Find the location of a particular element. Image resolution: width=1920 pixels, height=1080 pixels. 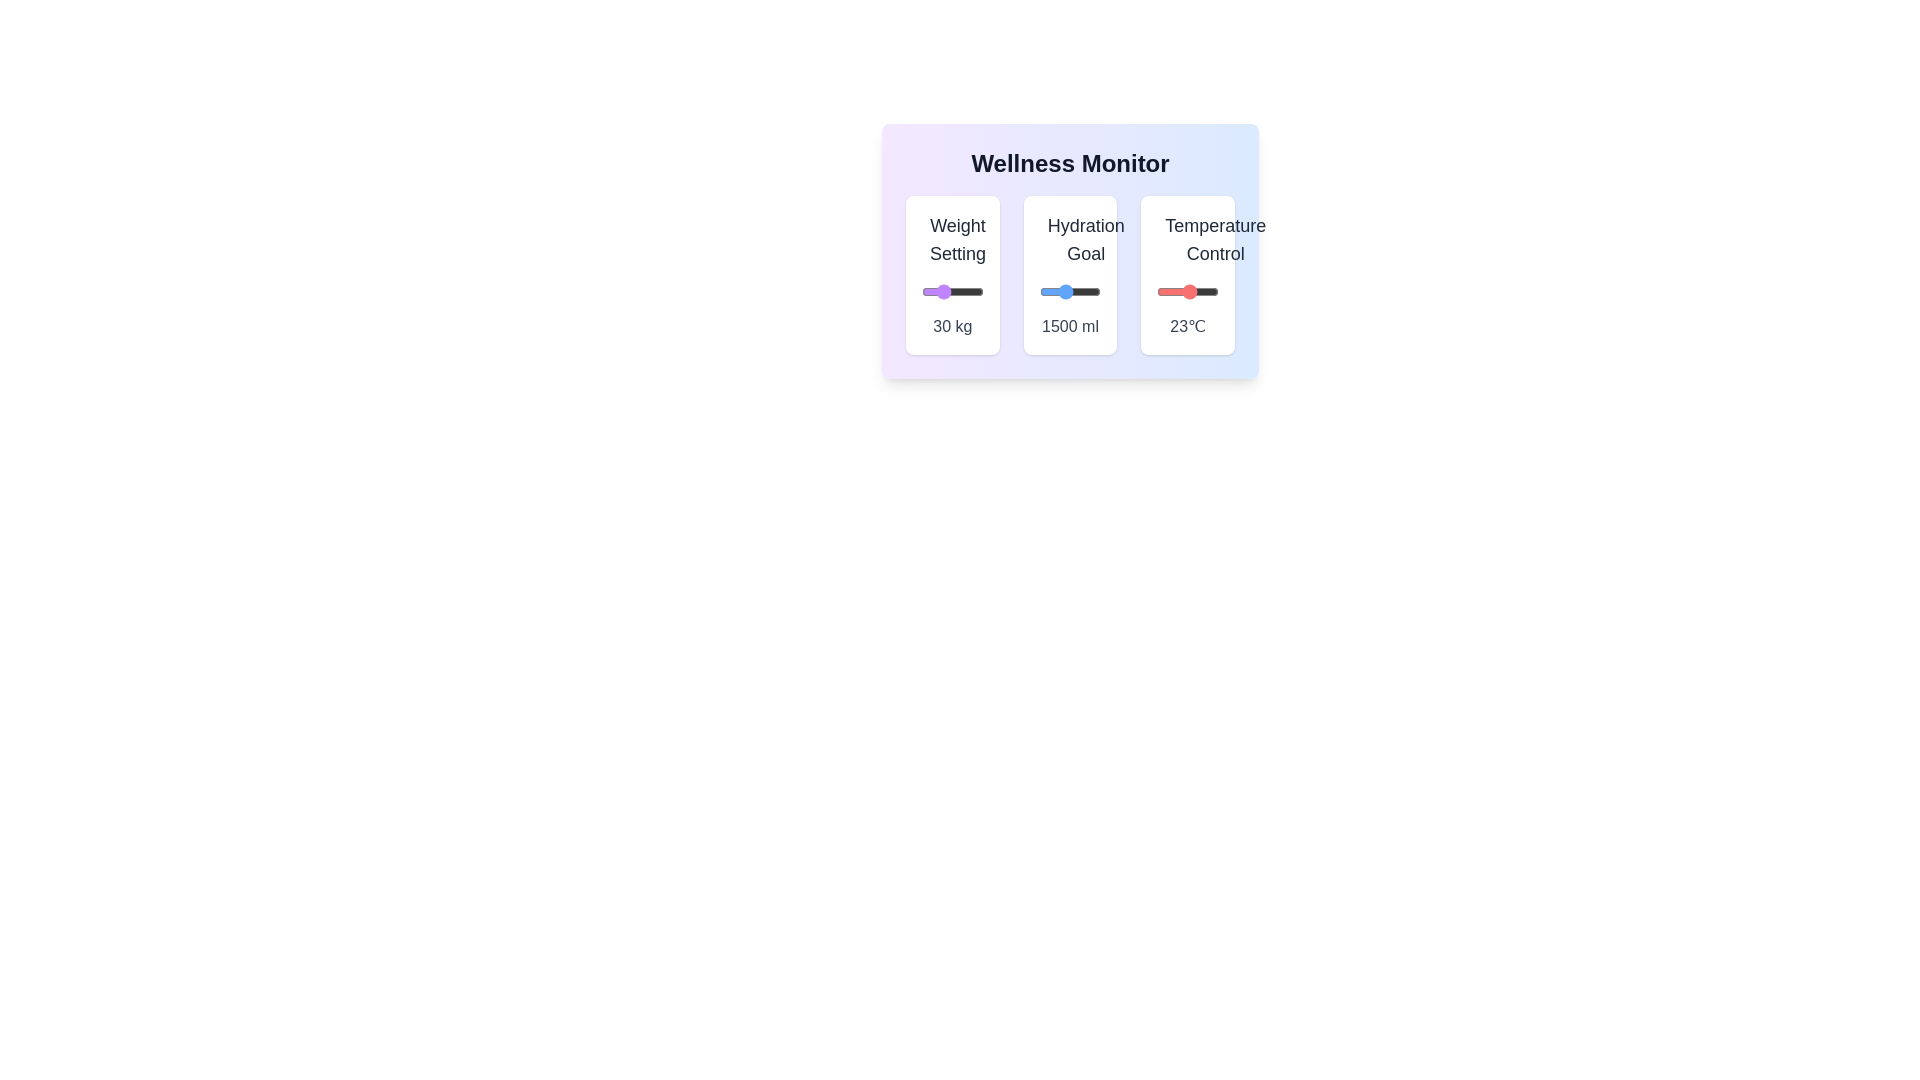

weight is located at coordinates (981, 292).